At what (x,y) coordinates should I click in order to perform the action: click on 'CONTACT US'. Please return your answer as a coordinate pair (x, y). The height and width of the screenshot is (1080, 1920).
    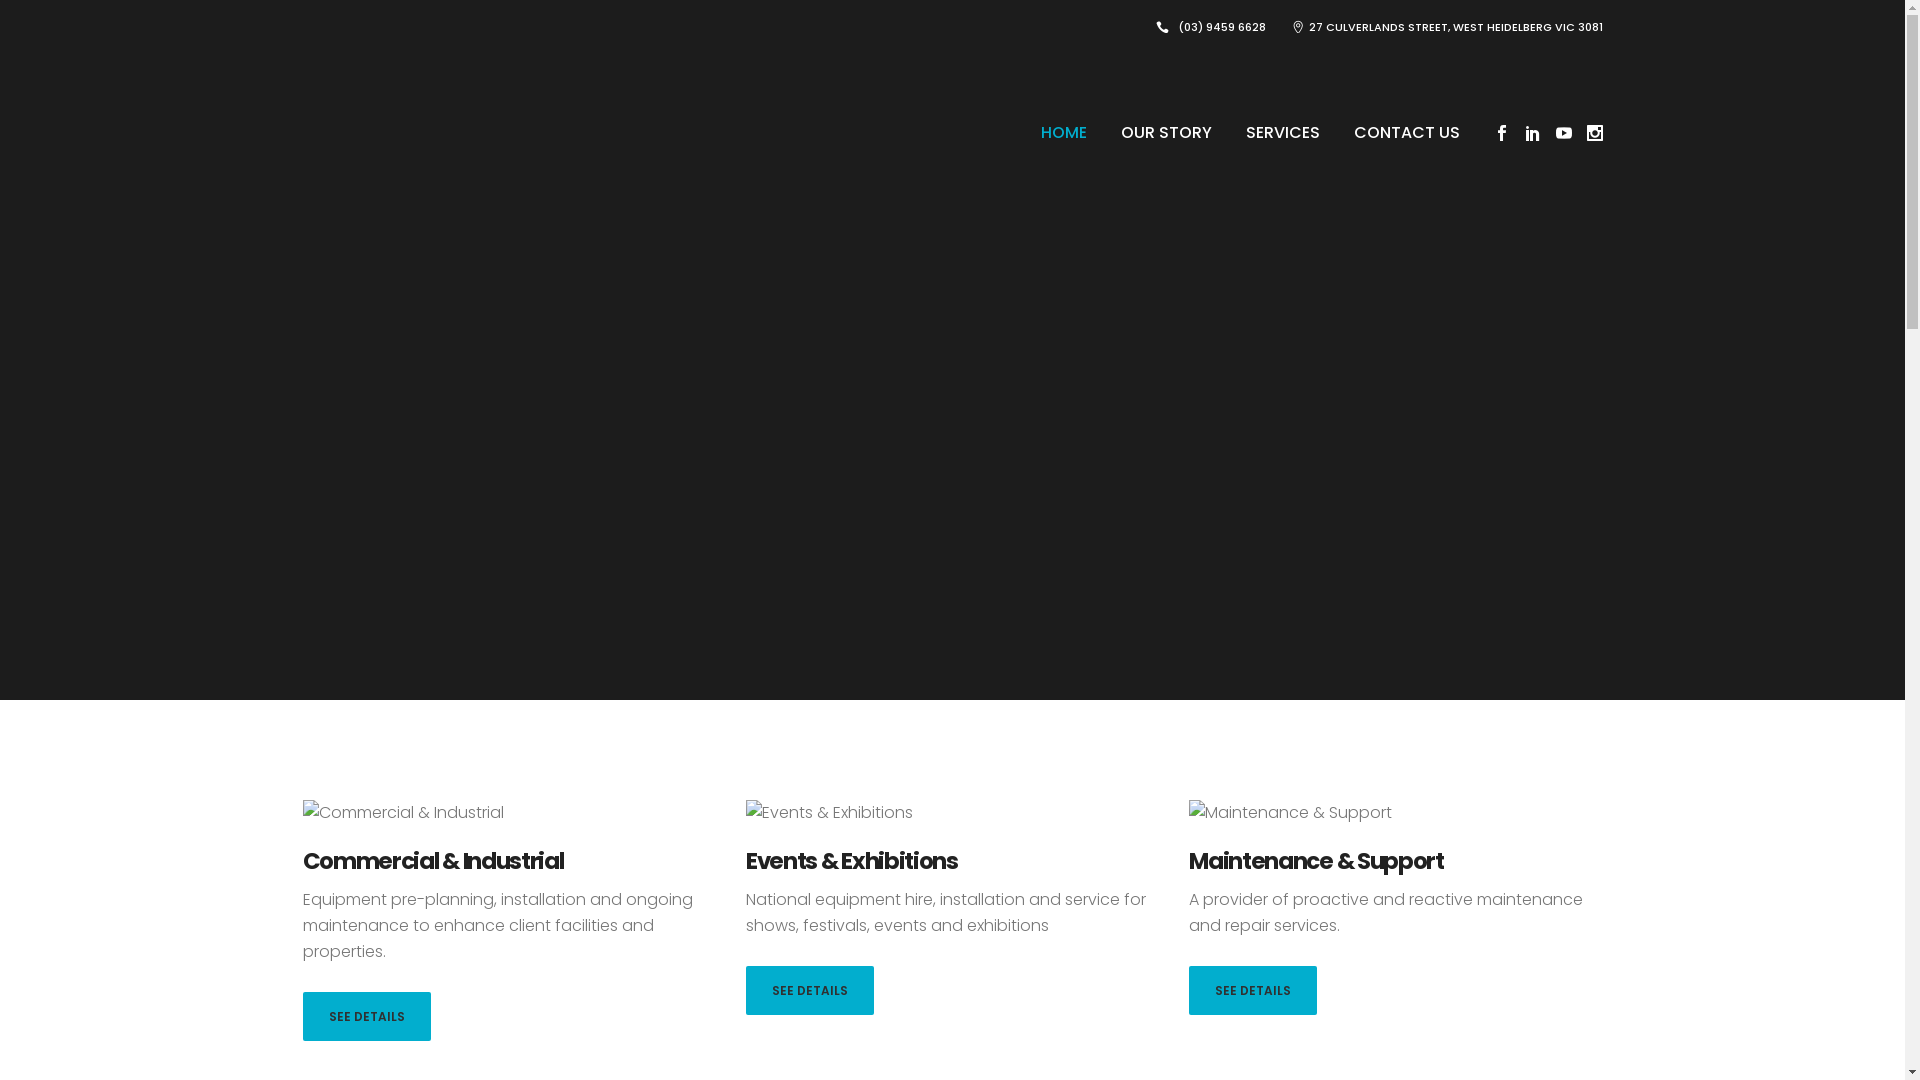
    Looking at the image, I should click on (1405, 132).